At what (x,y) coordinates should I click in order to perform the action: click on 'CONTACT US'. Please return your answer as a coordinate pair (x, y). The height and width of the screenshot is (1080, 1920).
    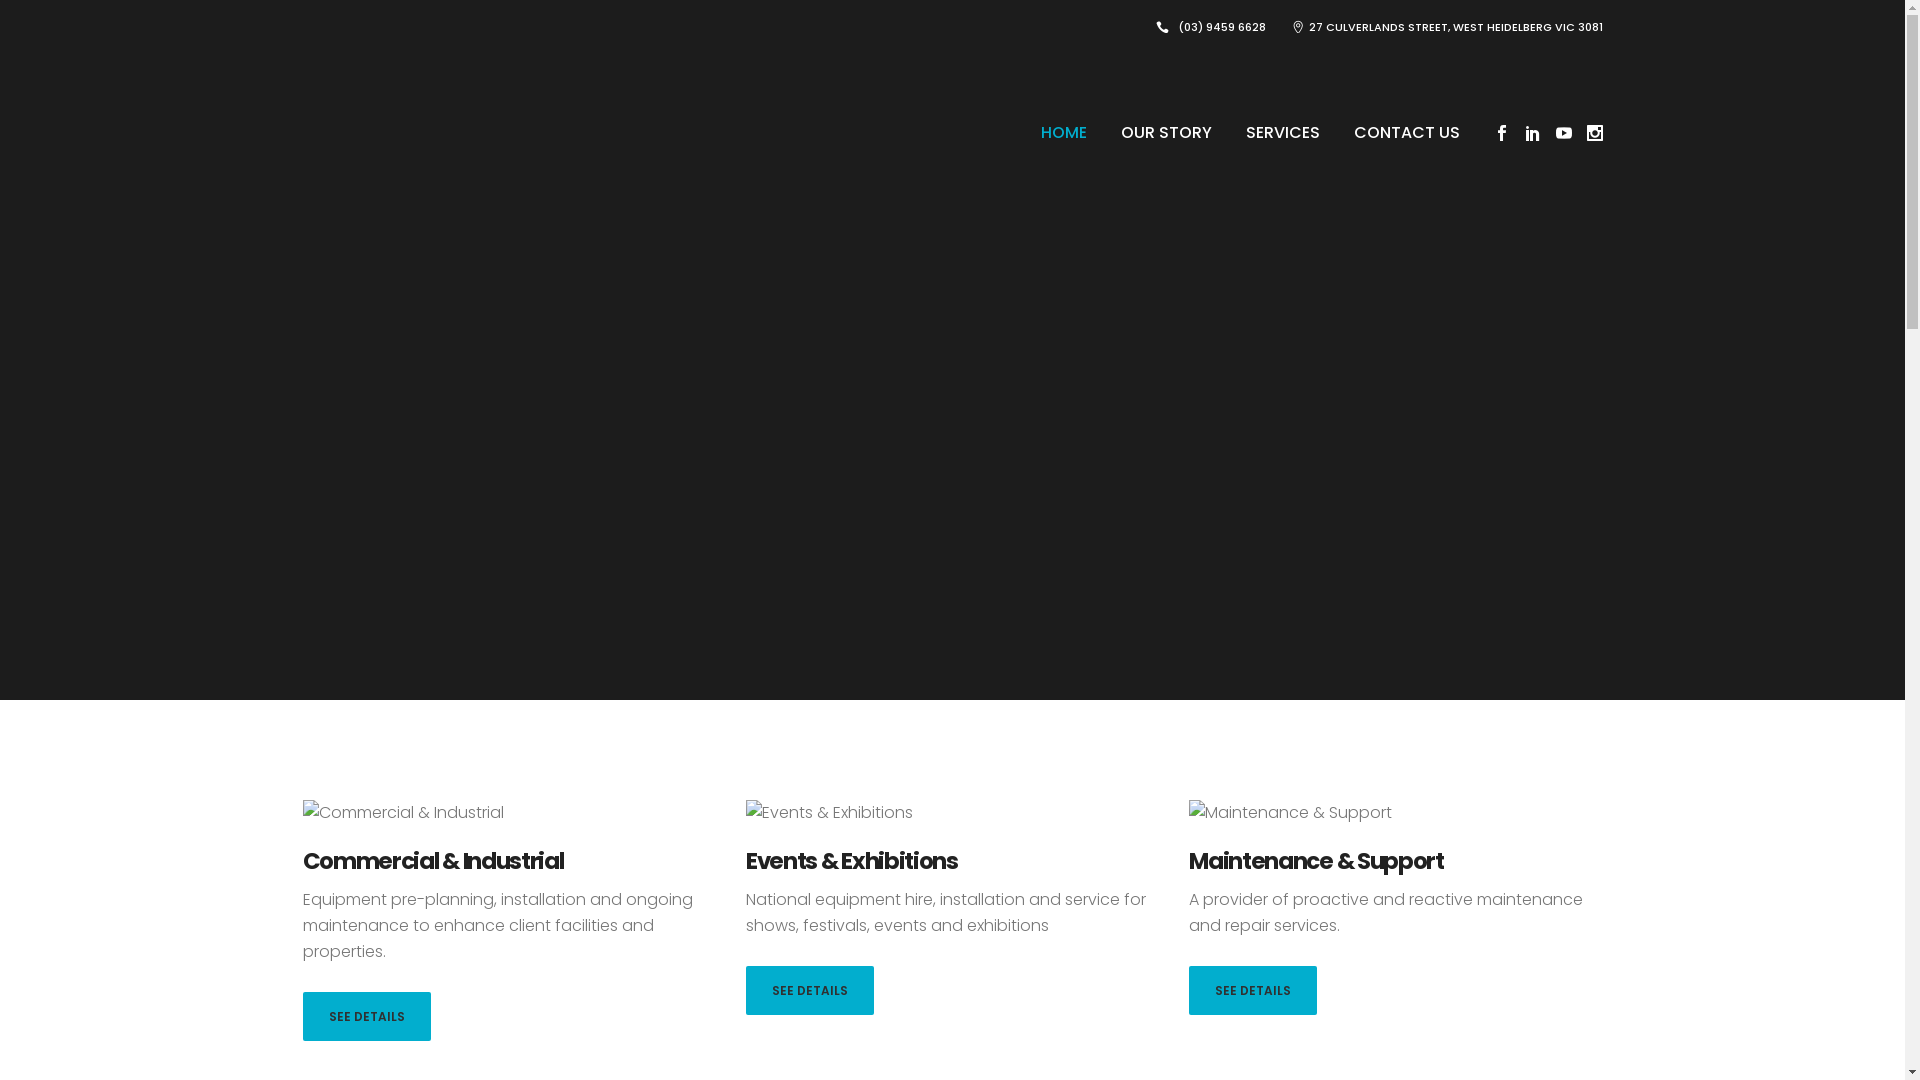
    Looking at the image, I should click on (1405, 132).